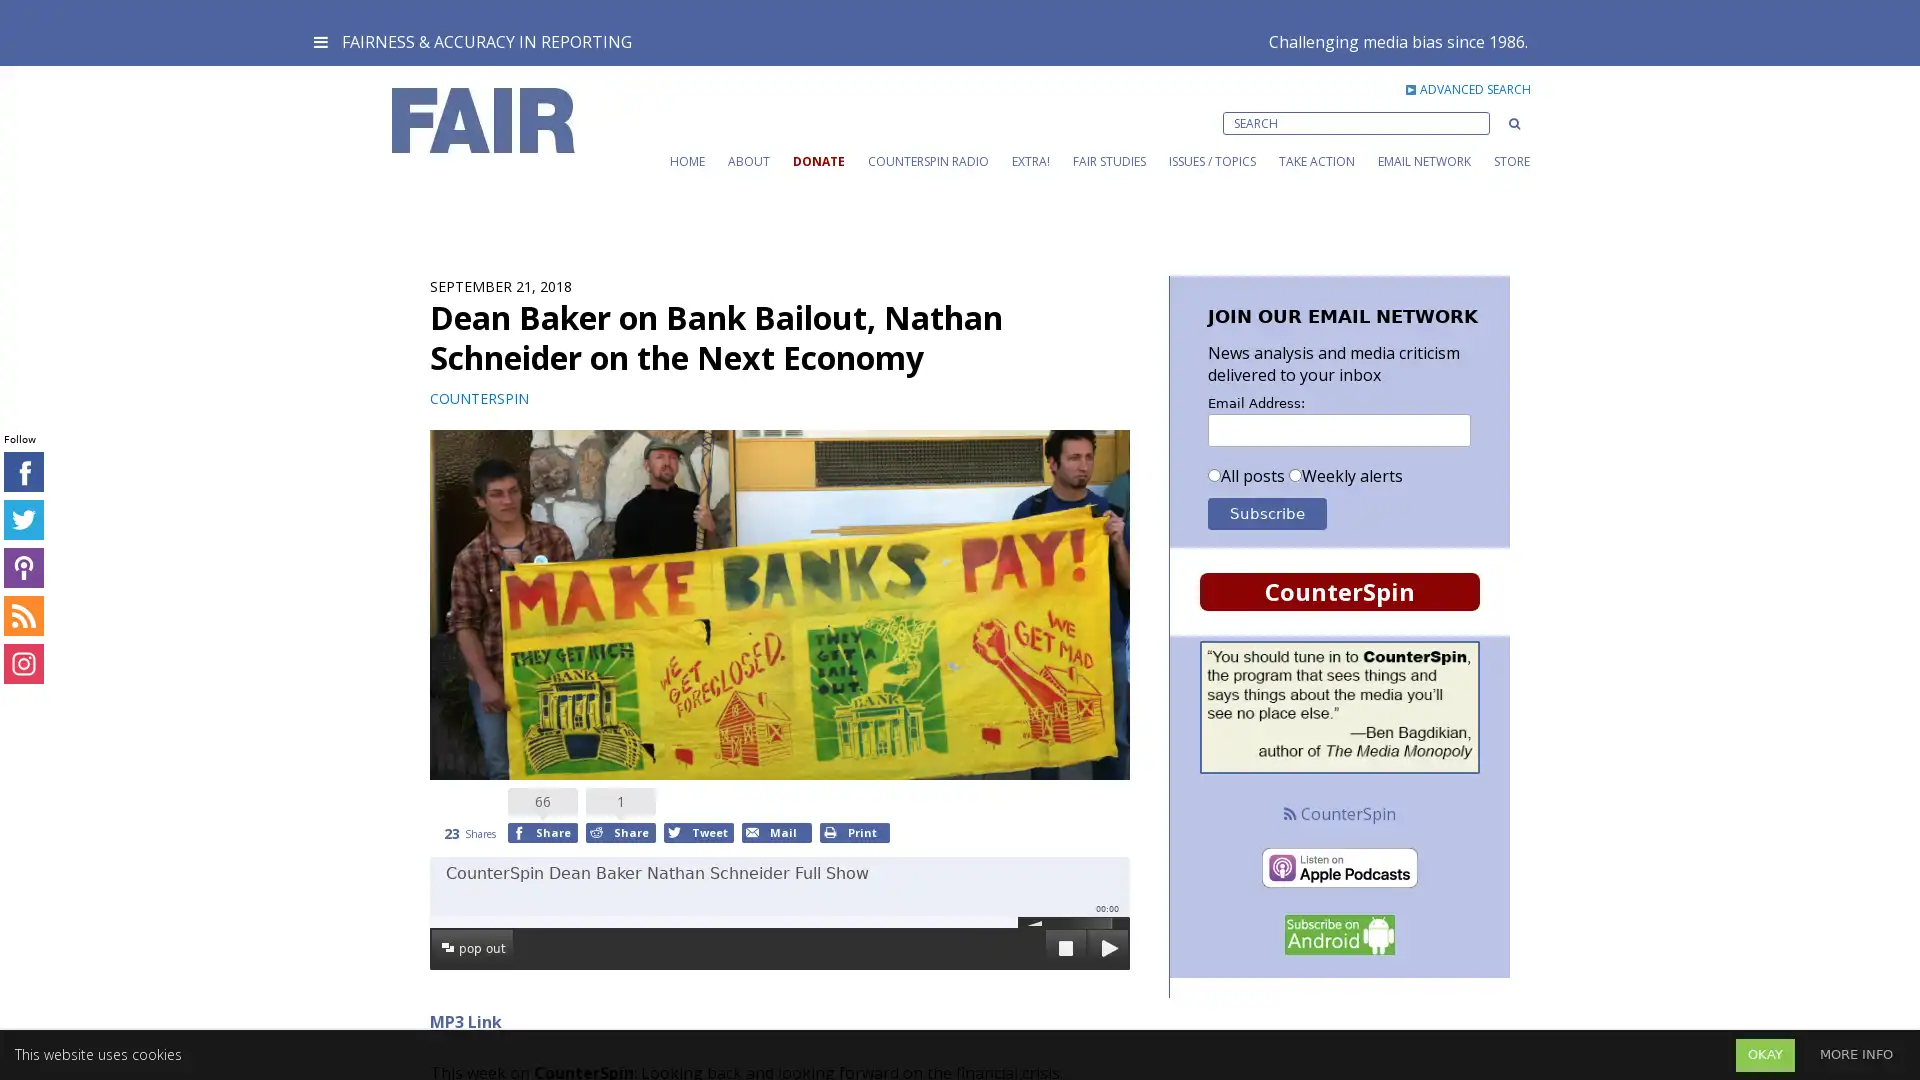 The width and height of the screenshot is (1920, 1080). Describe the element at coordinates (776, 801) in the screenshot. I see `Mail to Email This` at that location.